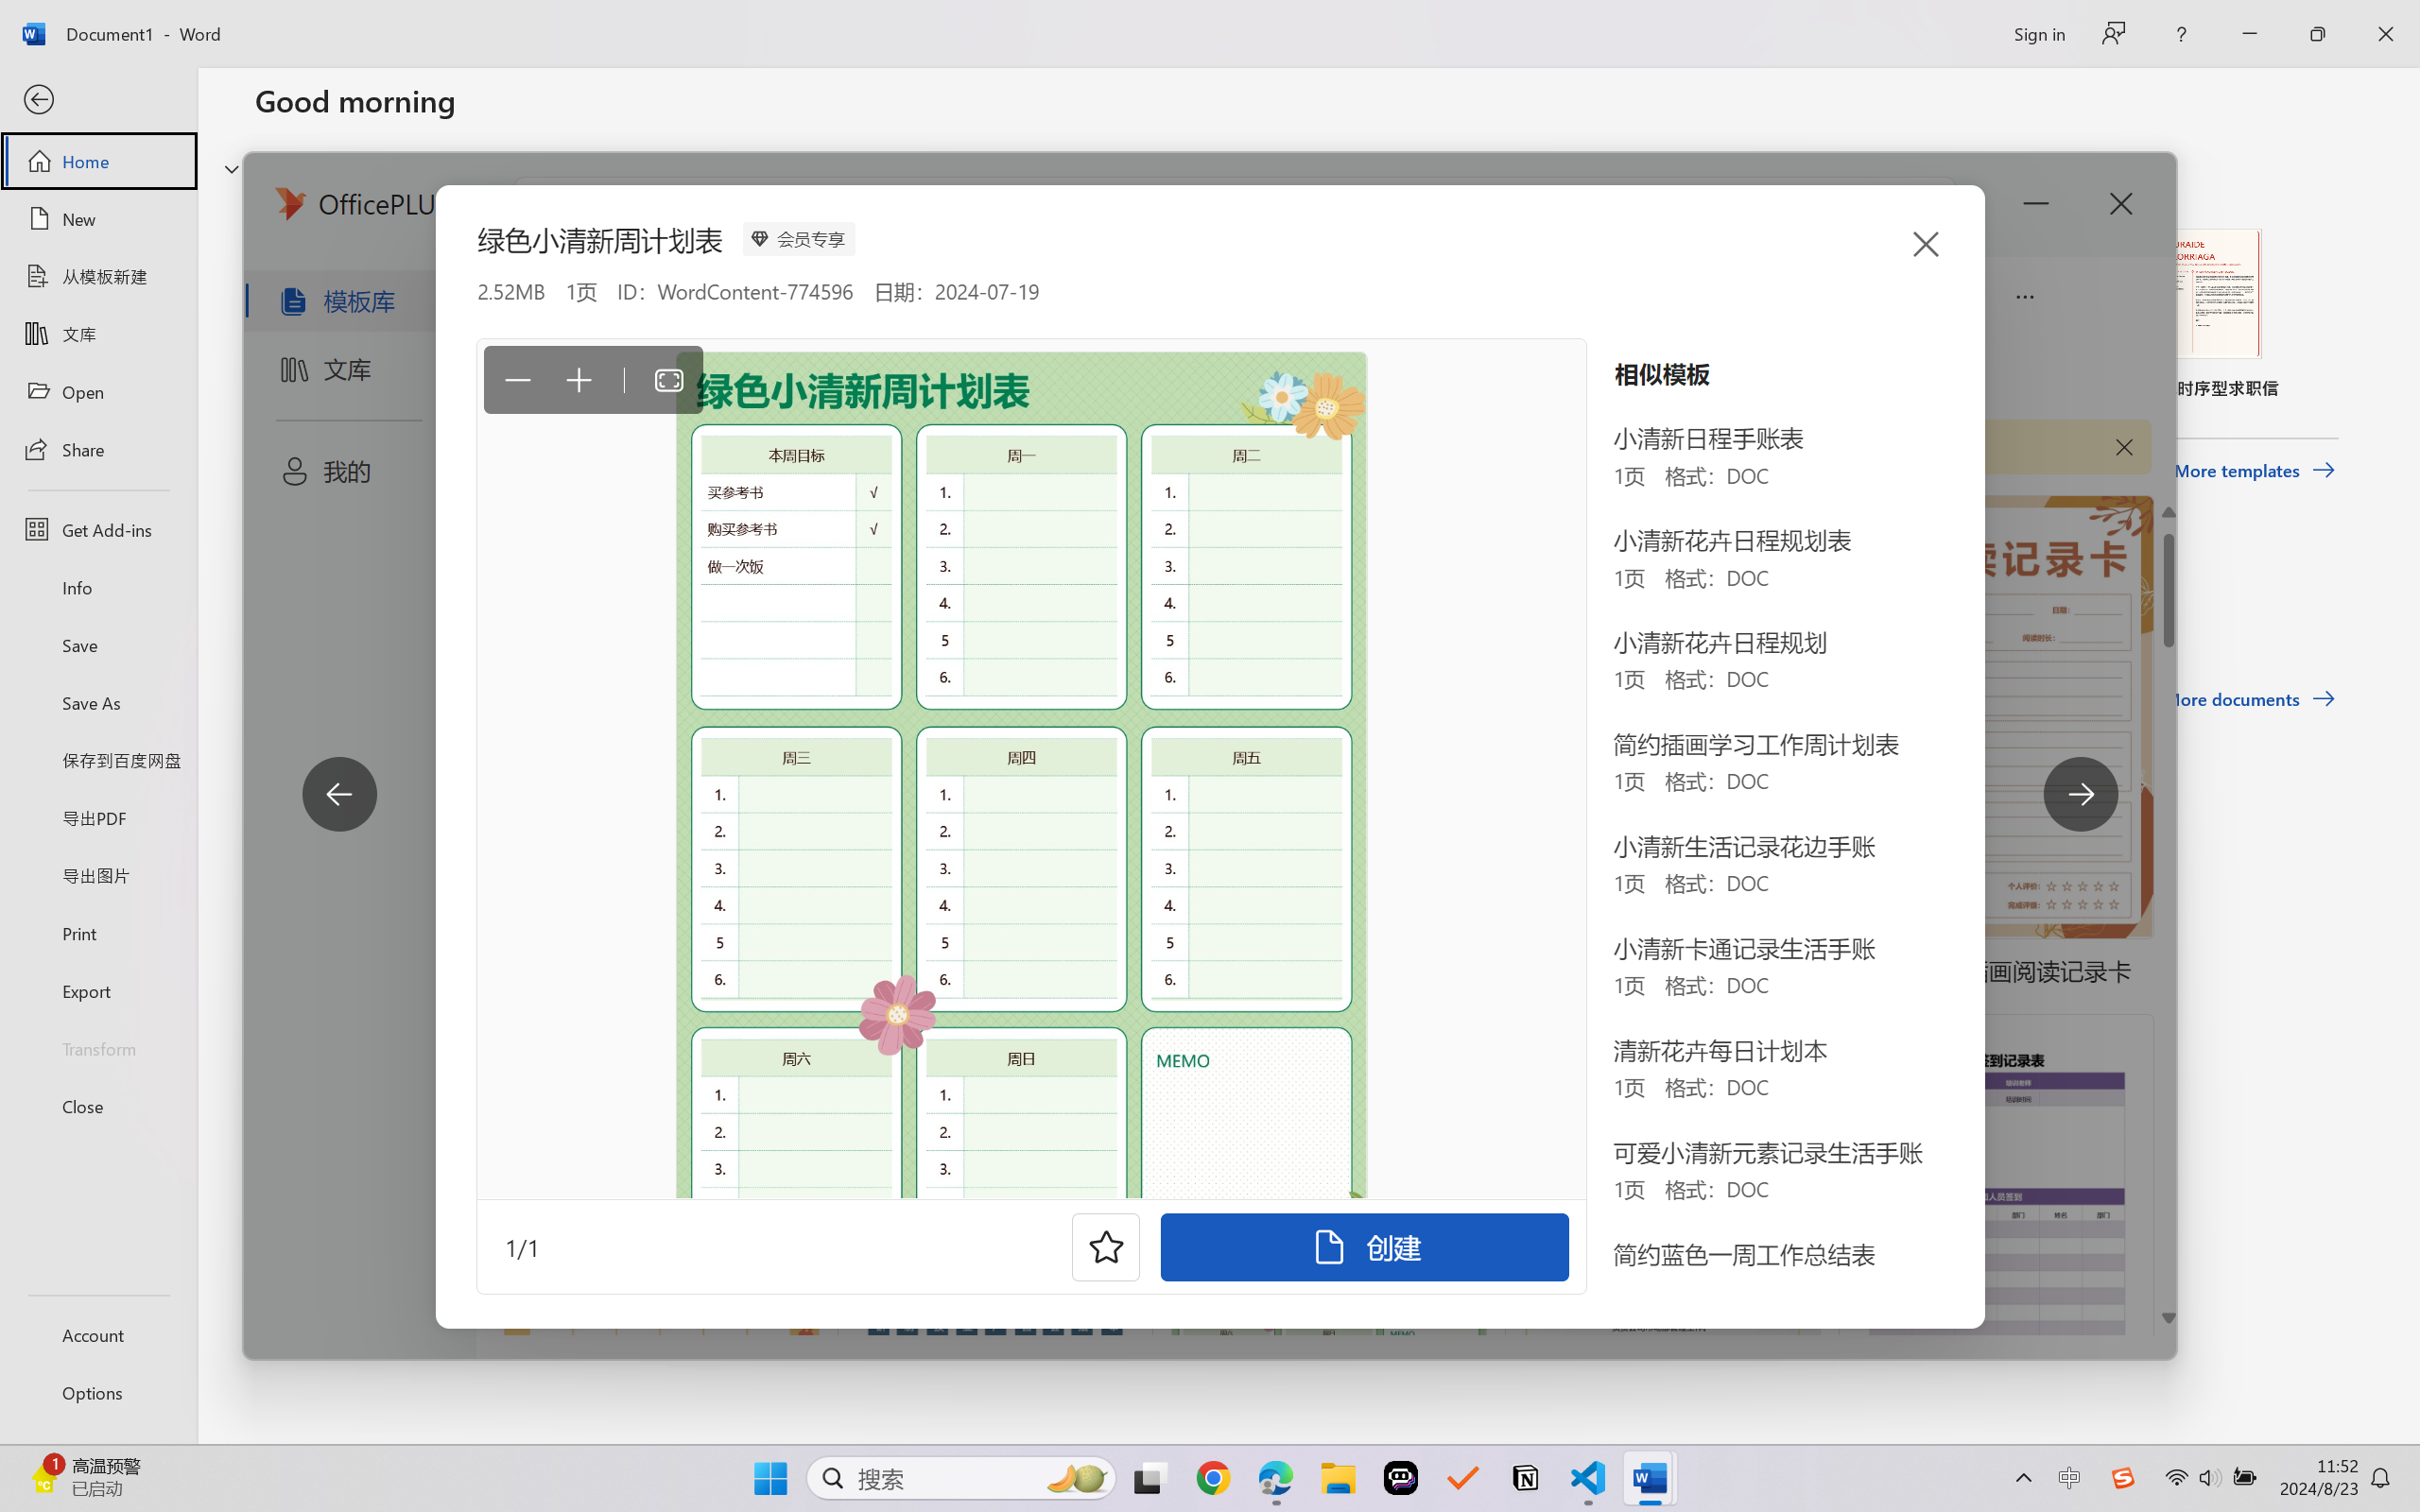  I want to click on 'More templates', so click(2253, 471).